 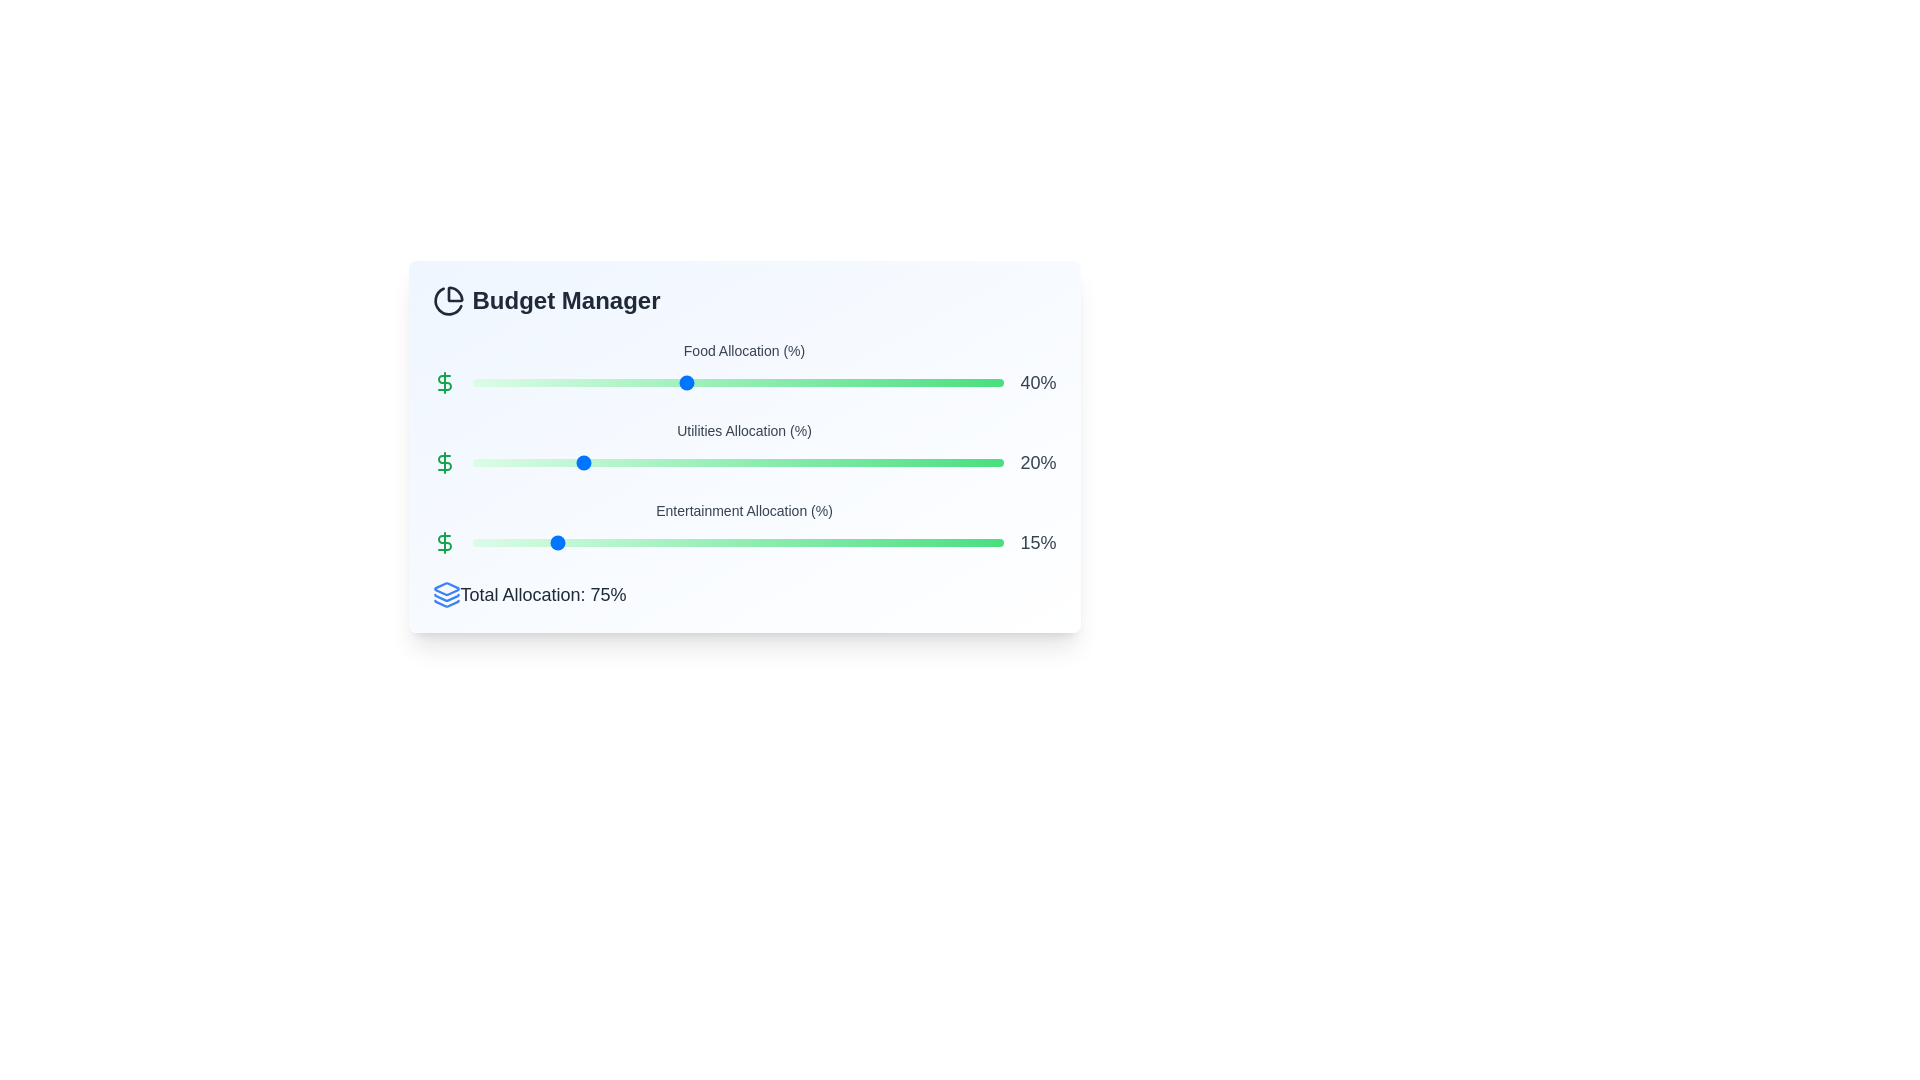 I want to click on the Utilities Allocation slider to 38%, so click(x=674, y=462).